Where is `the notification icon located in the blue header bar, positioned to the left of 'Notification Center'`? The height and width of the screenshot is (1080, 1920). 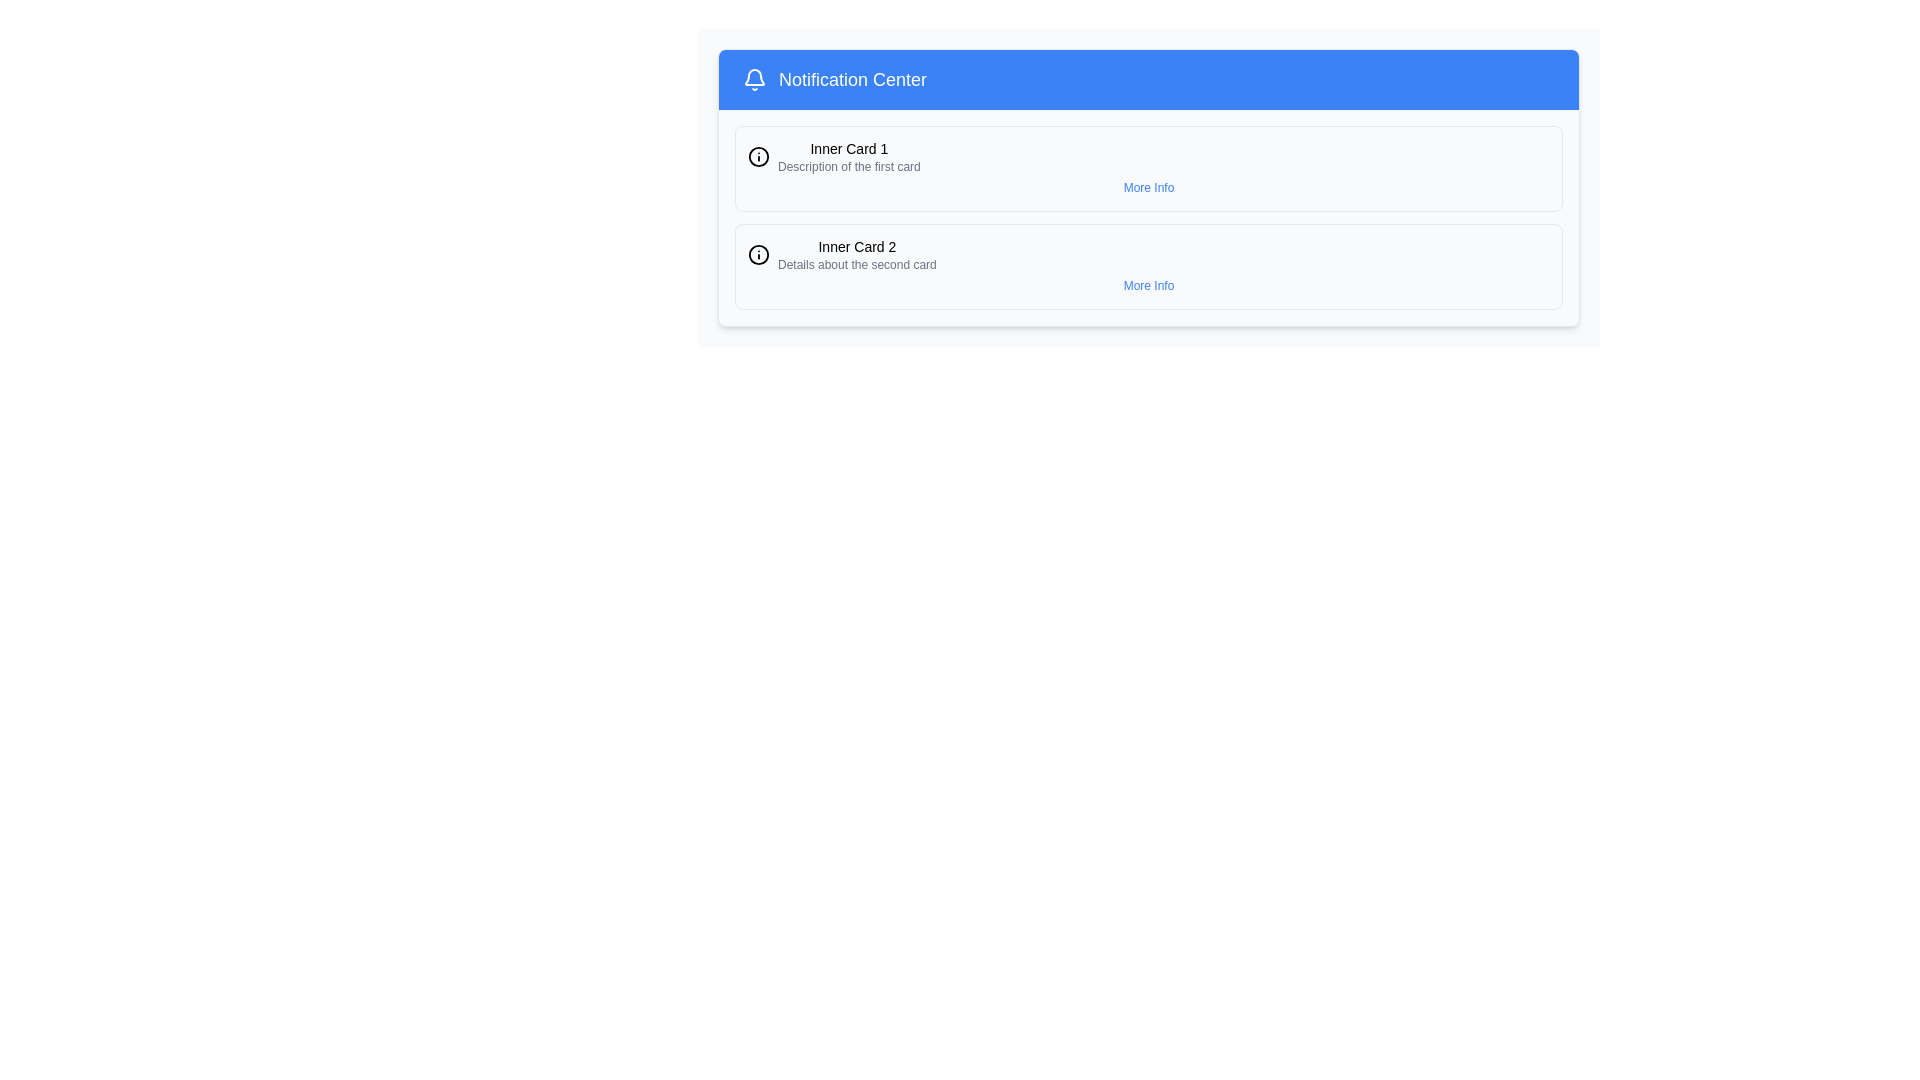
the notification icon located in the blue header bar, positioned to the left of 'Notification Center' is located at coordinates (753, 79).